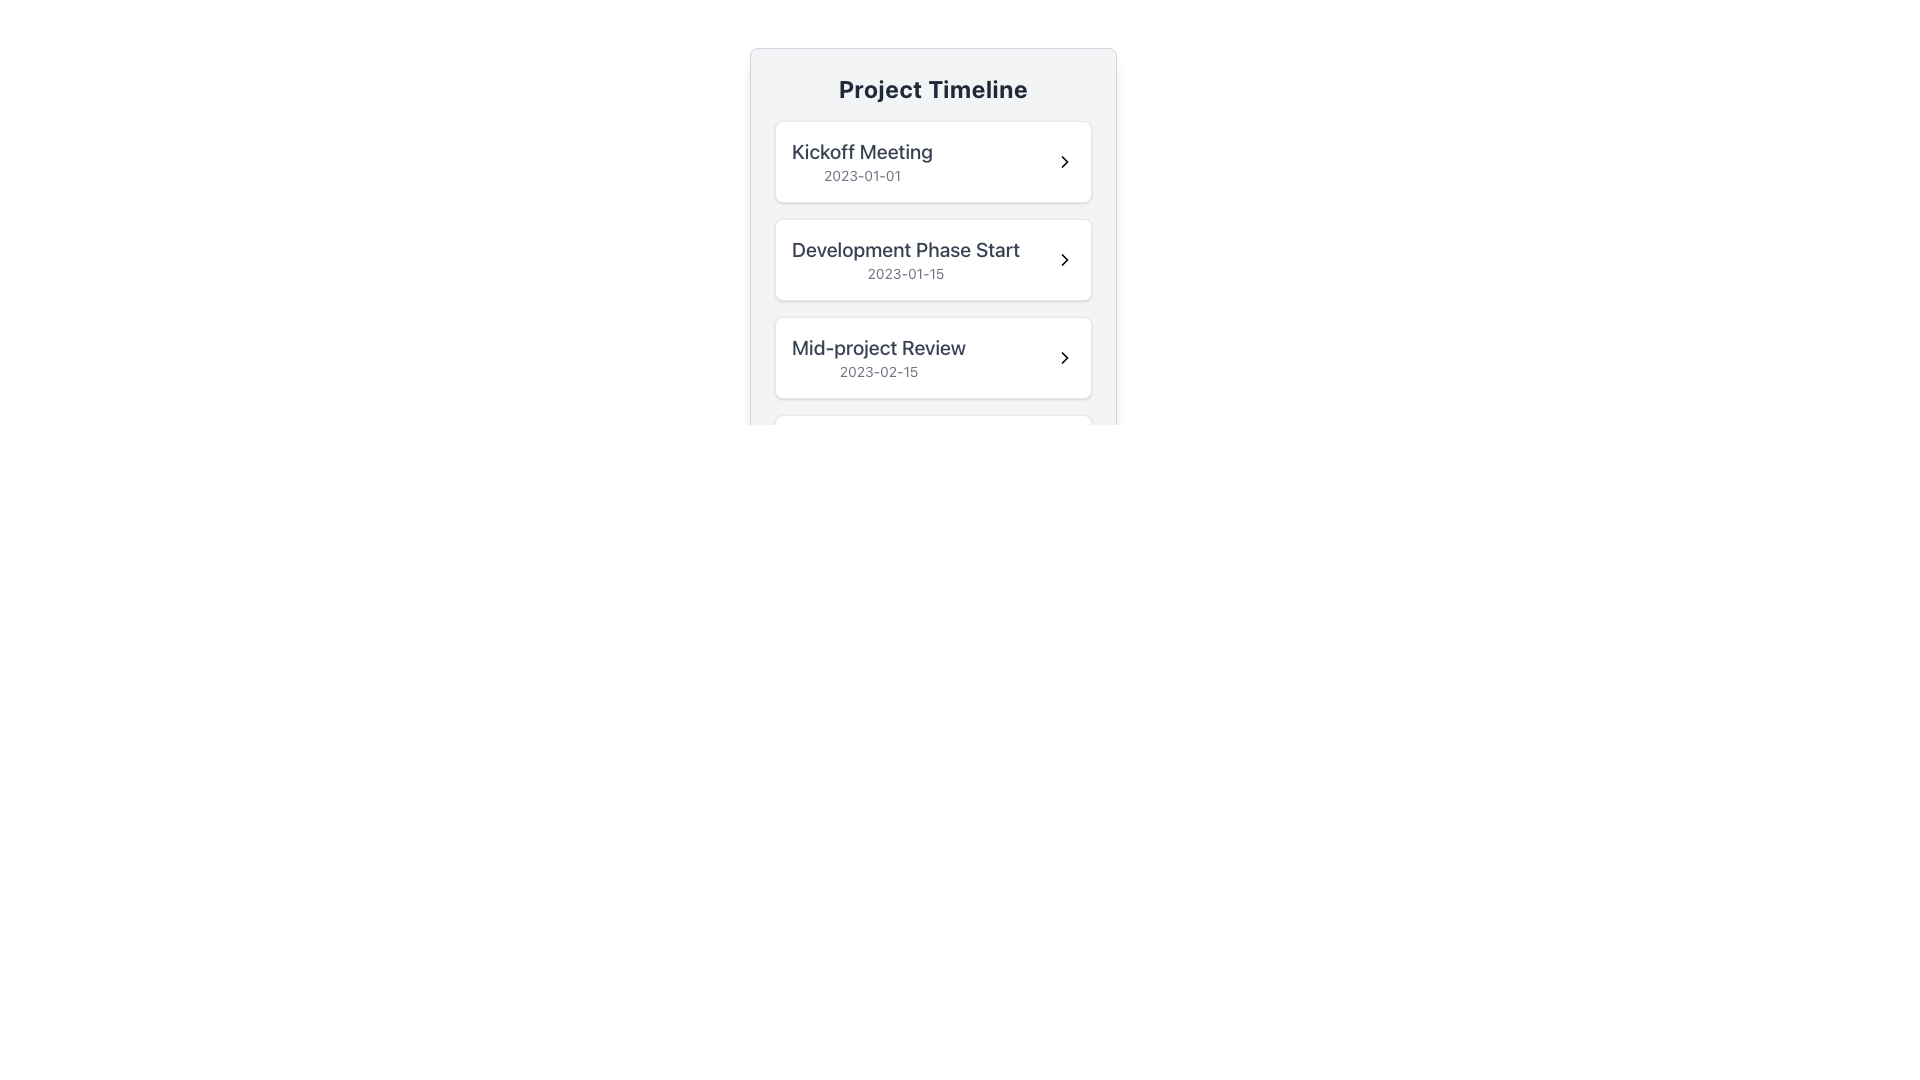  What do you see at coordinates (1064, 357) in the screenshot?
I see `the right-pointing arrow icon with a black outline located on the right side of the 'Mid-project Review' row dated '2023-02-15'` at bounding box center [1064, 357].